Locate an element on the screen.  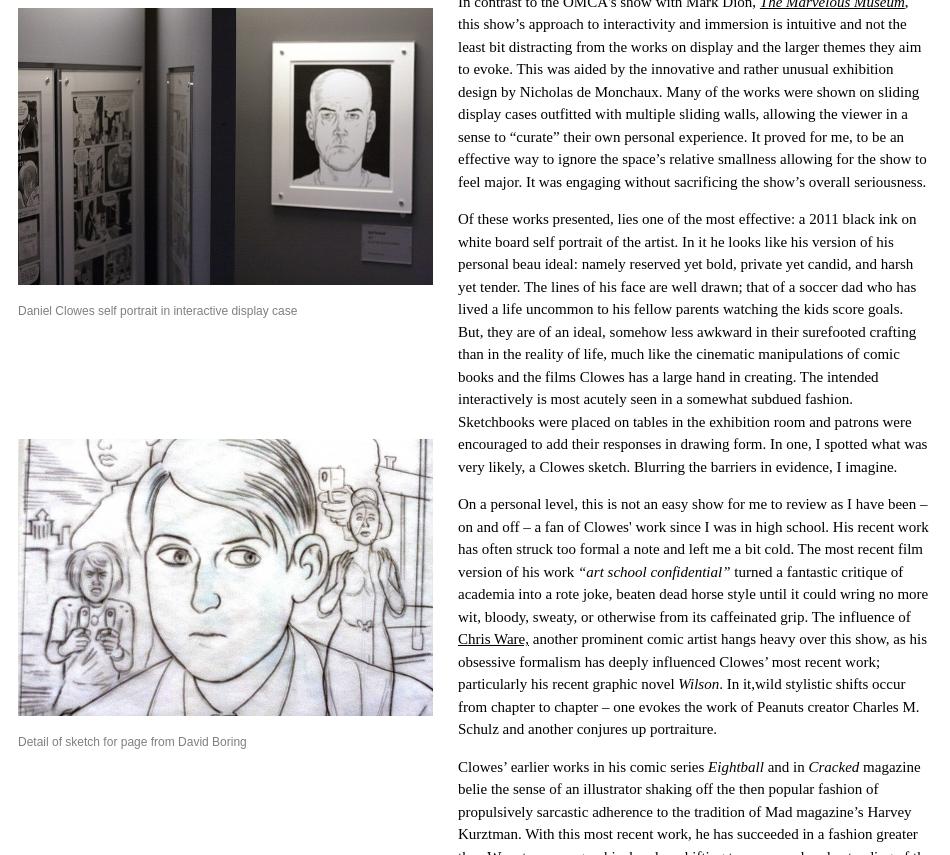
'this show’s approach to interactivity and immersion is intuitive and not the least bit distracting from the works on display and the larger themes they aim to evoke. This was aided by the innovative and rather unusual exhibition design by Nicholas de Monchaux. Many of the works were shown on sliding display cases outfitted with multiple sliding walls, allowing the viewer in a sense to “curate” their own personal experience. It proved for me, to be an effective way to ignore the space’s relative smallness allowing for the show to feel major. It was engaging without sacrificing the show’s overall seriousness.' is located at coordinates (691, 101).